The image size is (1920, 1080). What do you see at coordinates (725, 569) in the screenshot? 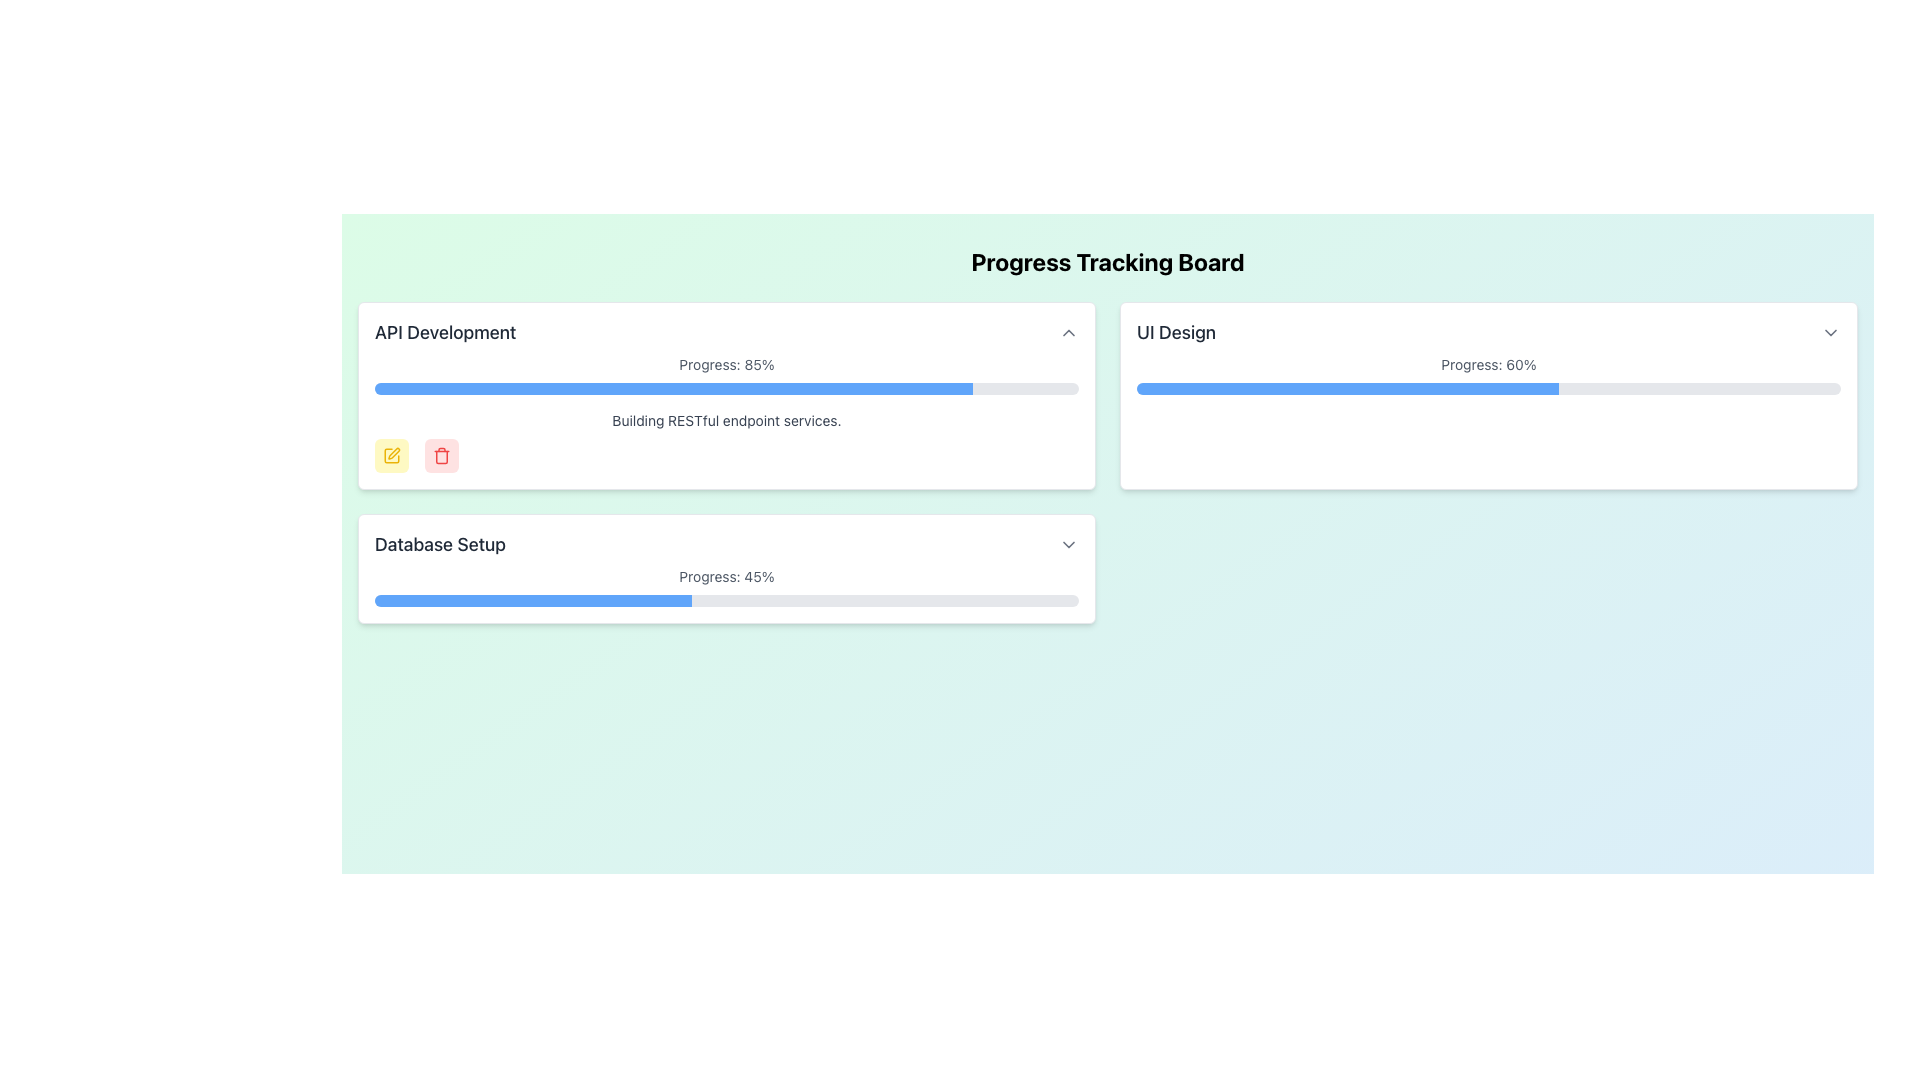
I see `progress card for the 'Database Setup' task, which is the third card in a three-card layout grid located in the bottom-left of the display` at bounding box center [725, 569].